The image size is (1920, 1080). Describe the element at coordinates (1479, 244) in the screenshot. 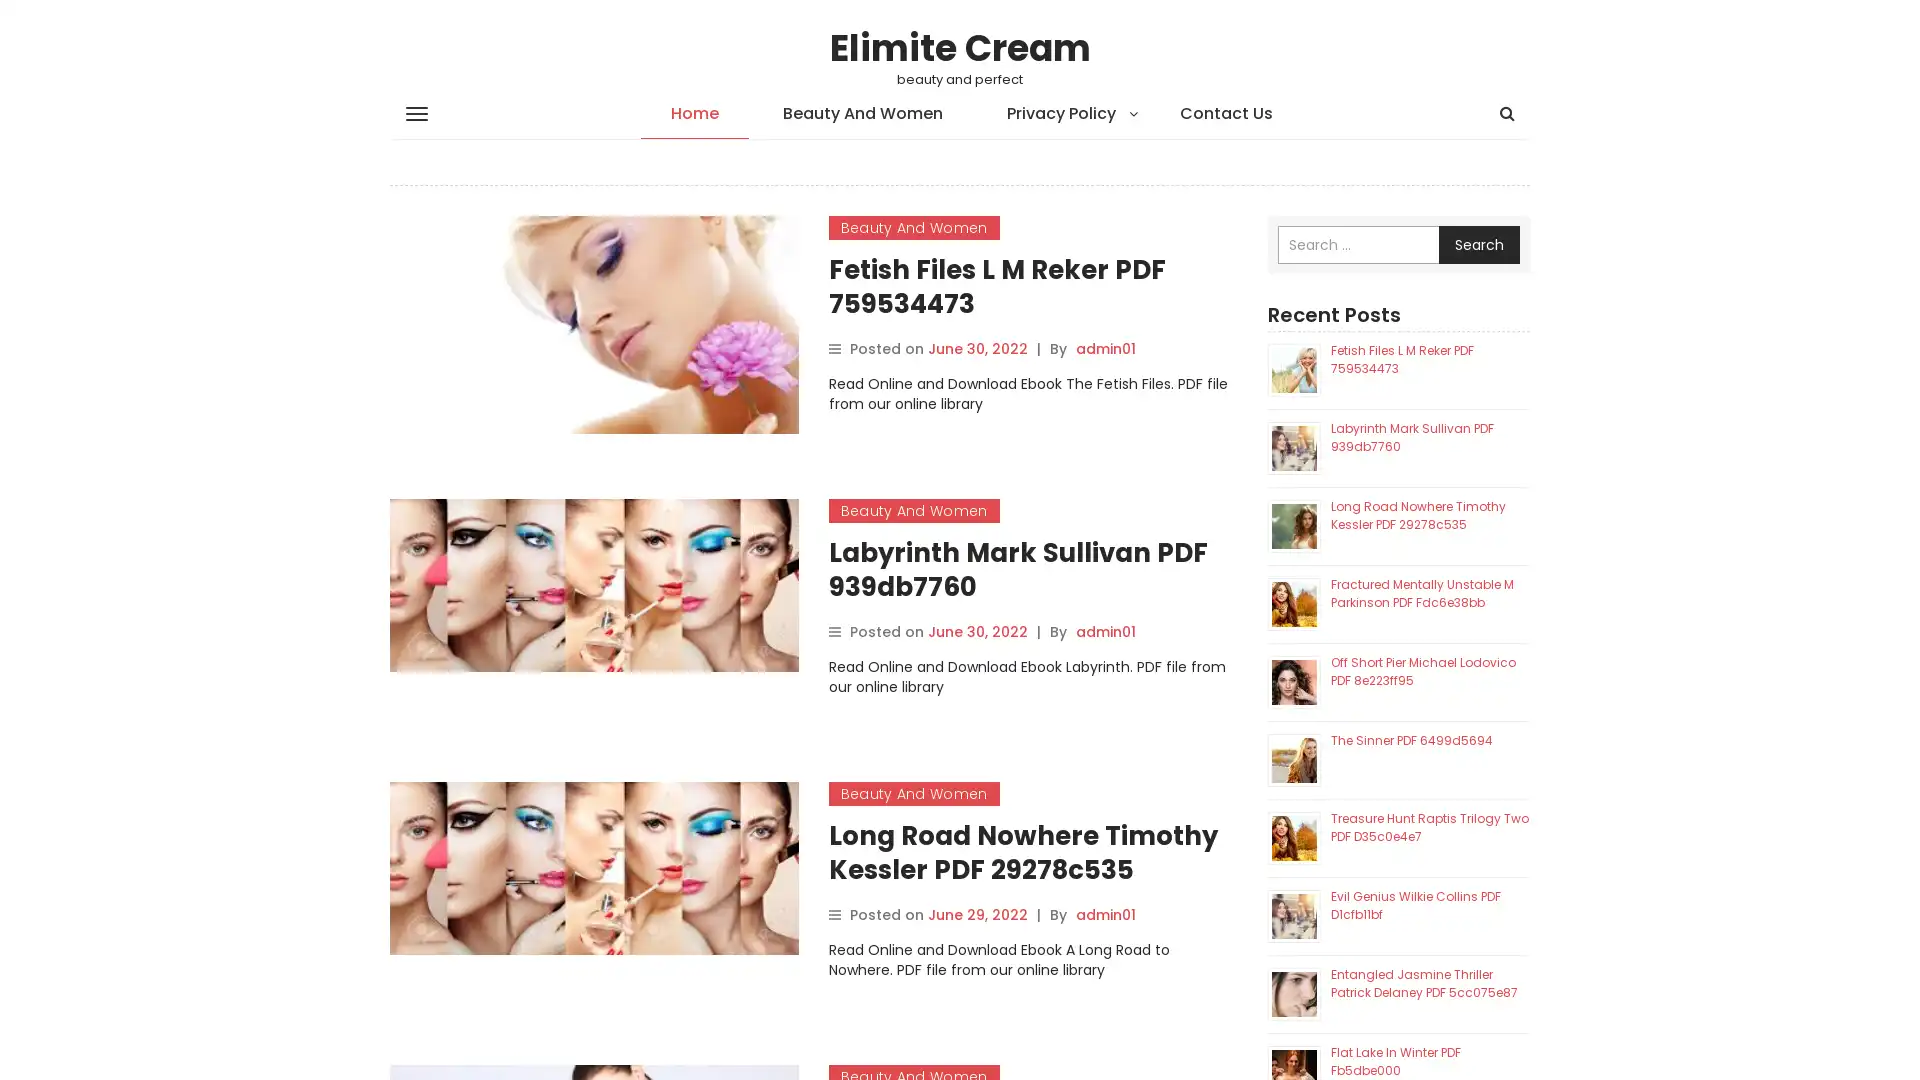

I see `Search` at that location.